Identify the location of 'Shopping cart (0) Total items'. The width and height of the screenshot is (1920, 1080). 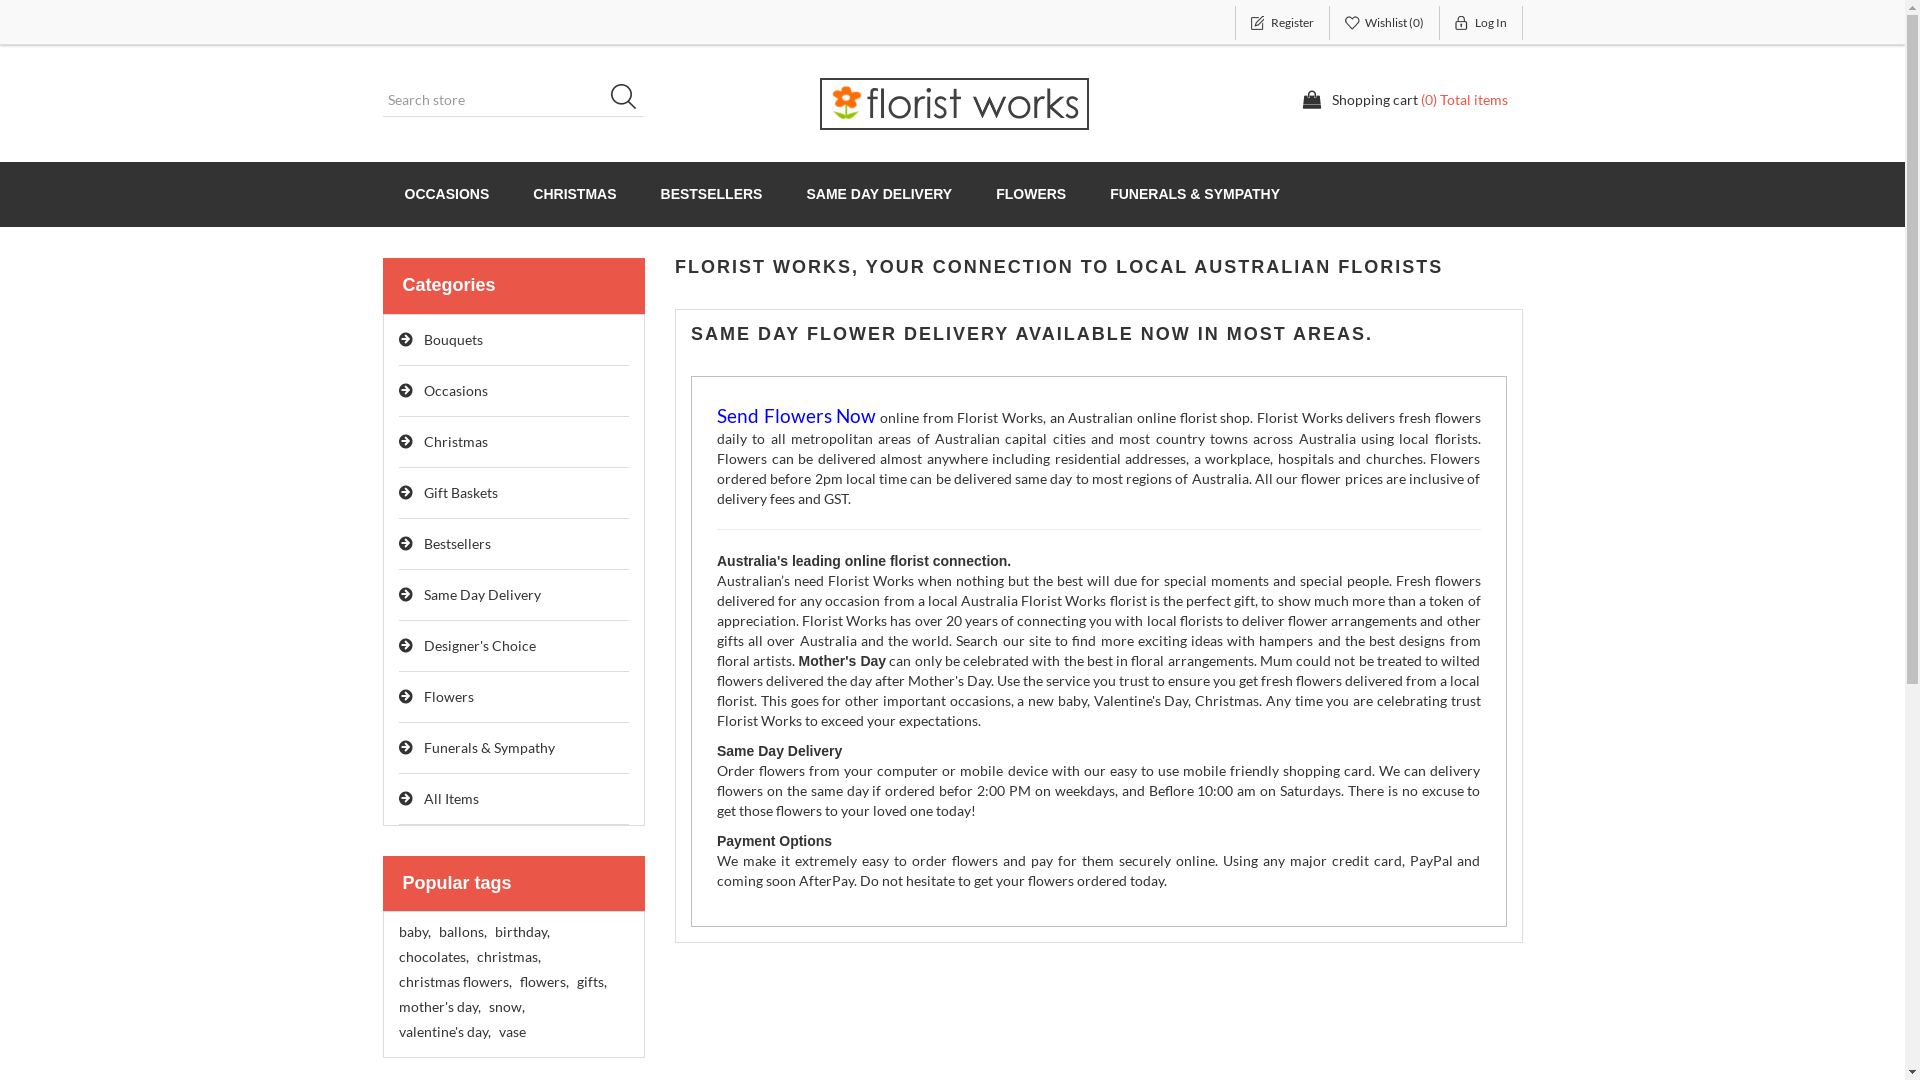
(1404, 100).